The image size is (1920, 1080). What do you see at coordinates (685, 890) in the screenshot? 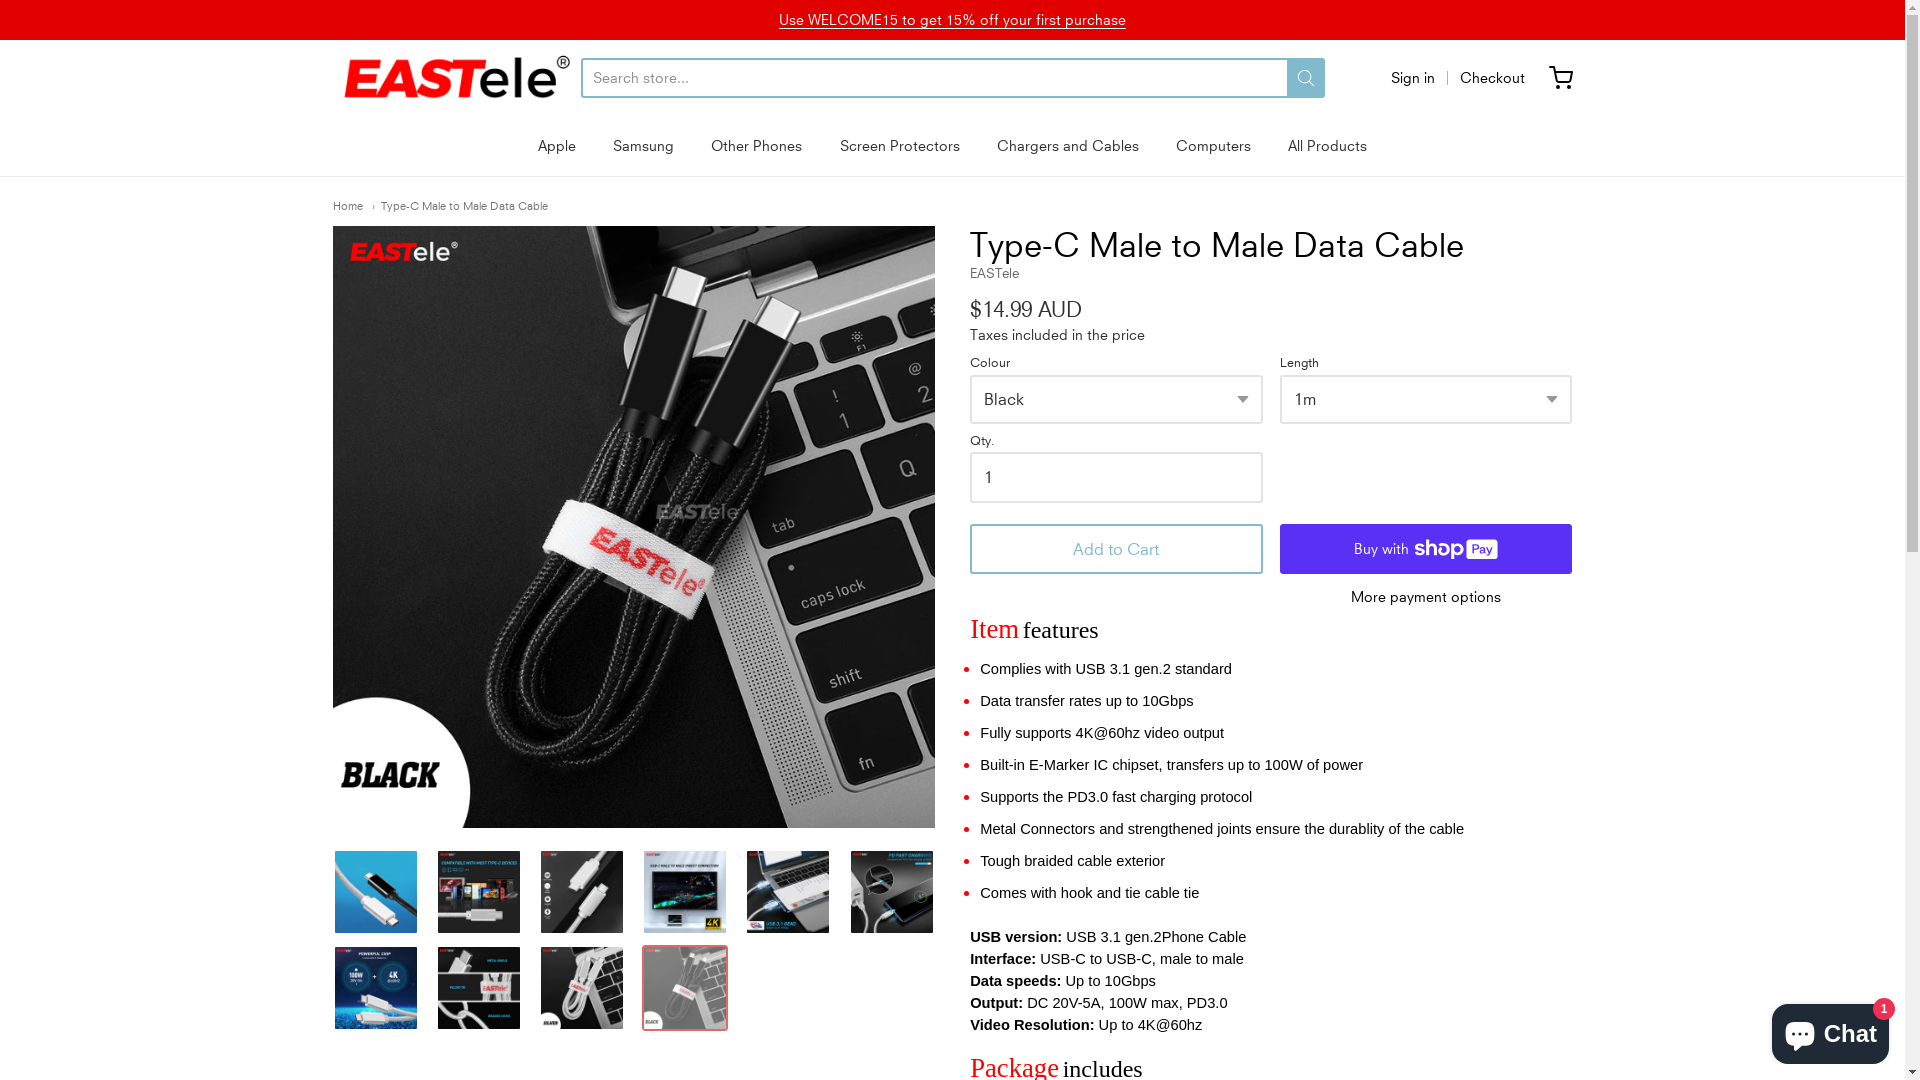
I see `'Type-C Male to Male Data Cable'` at bounding box center [685, 890].